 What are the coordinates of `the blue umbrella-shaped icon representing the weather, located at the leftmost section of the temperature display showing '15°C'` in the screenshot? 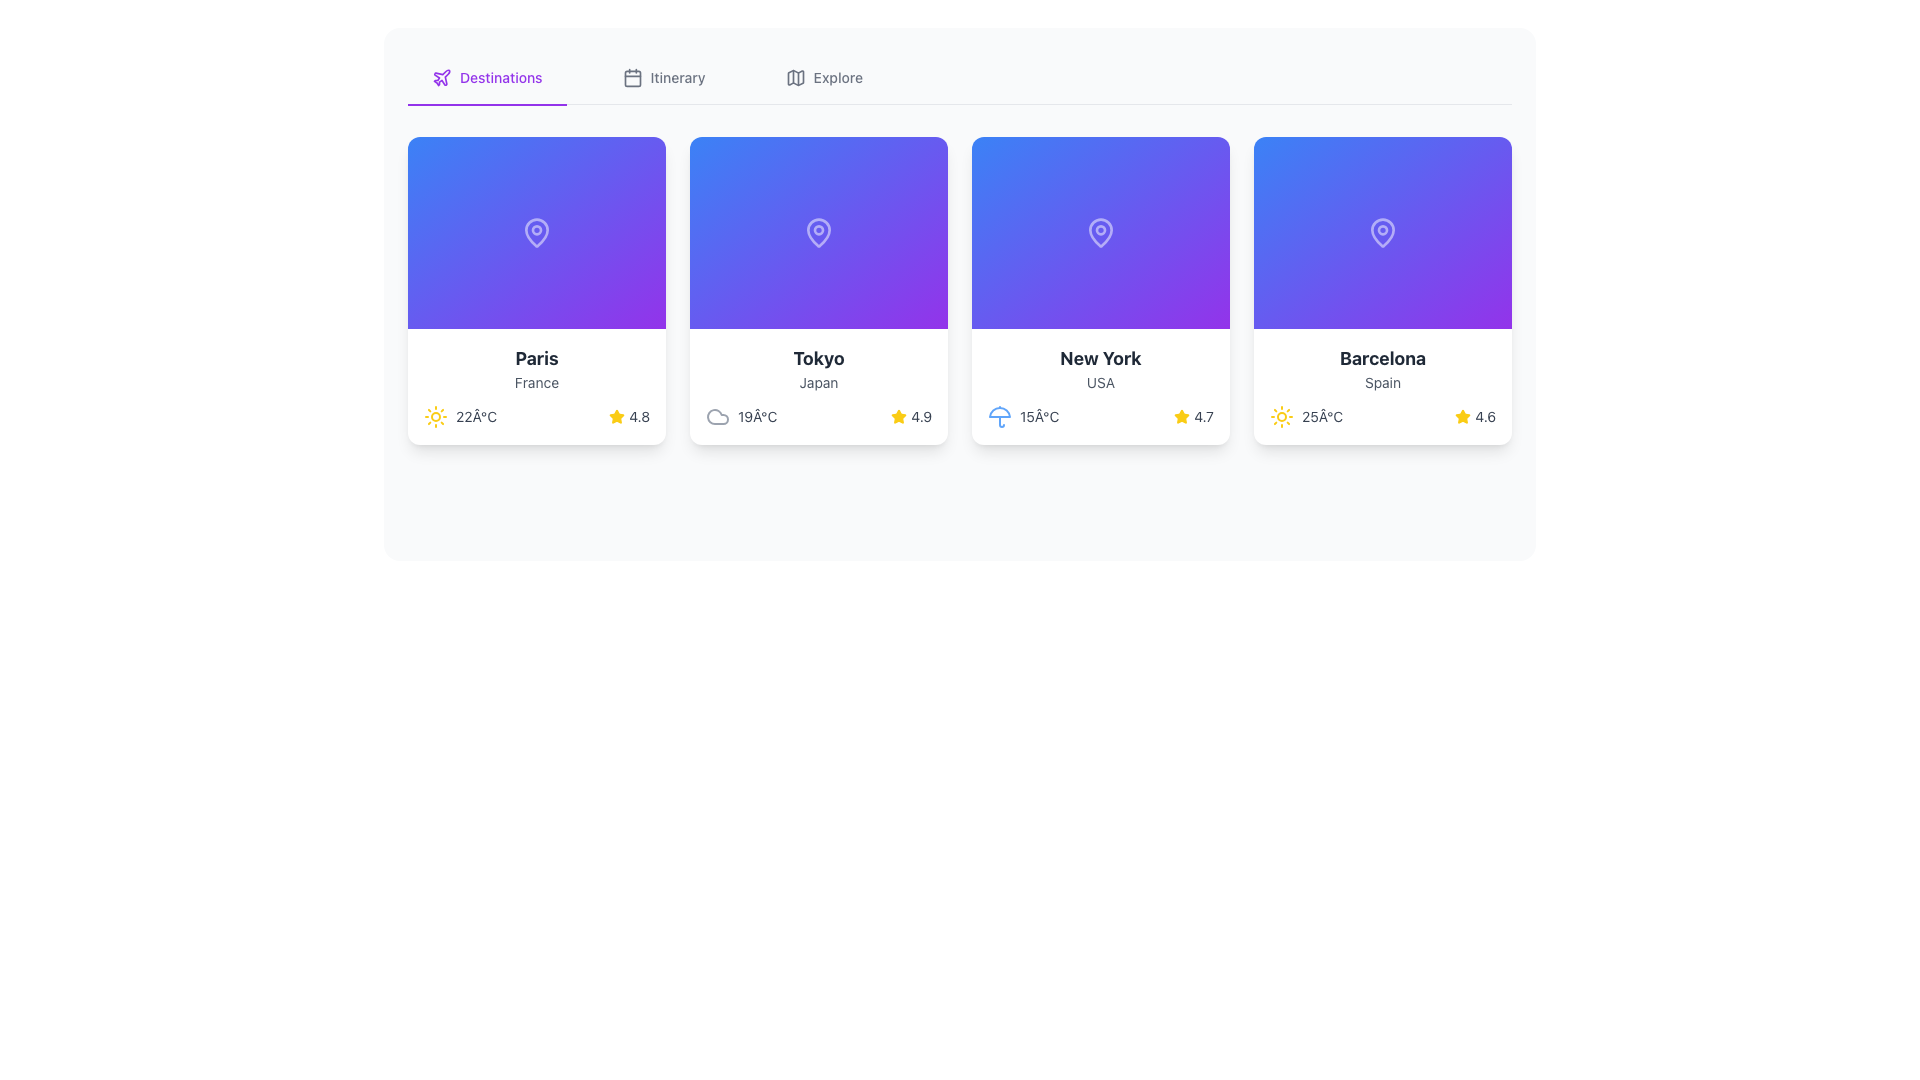 It's located at (999, 415).